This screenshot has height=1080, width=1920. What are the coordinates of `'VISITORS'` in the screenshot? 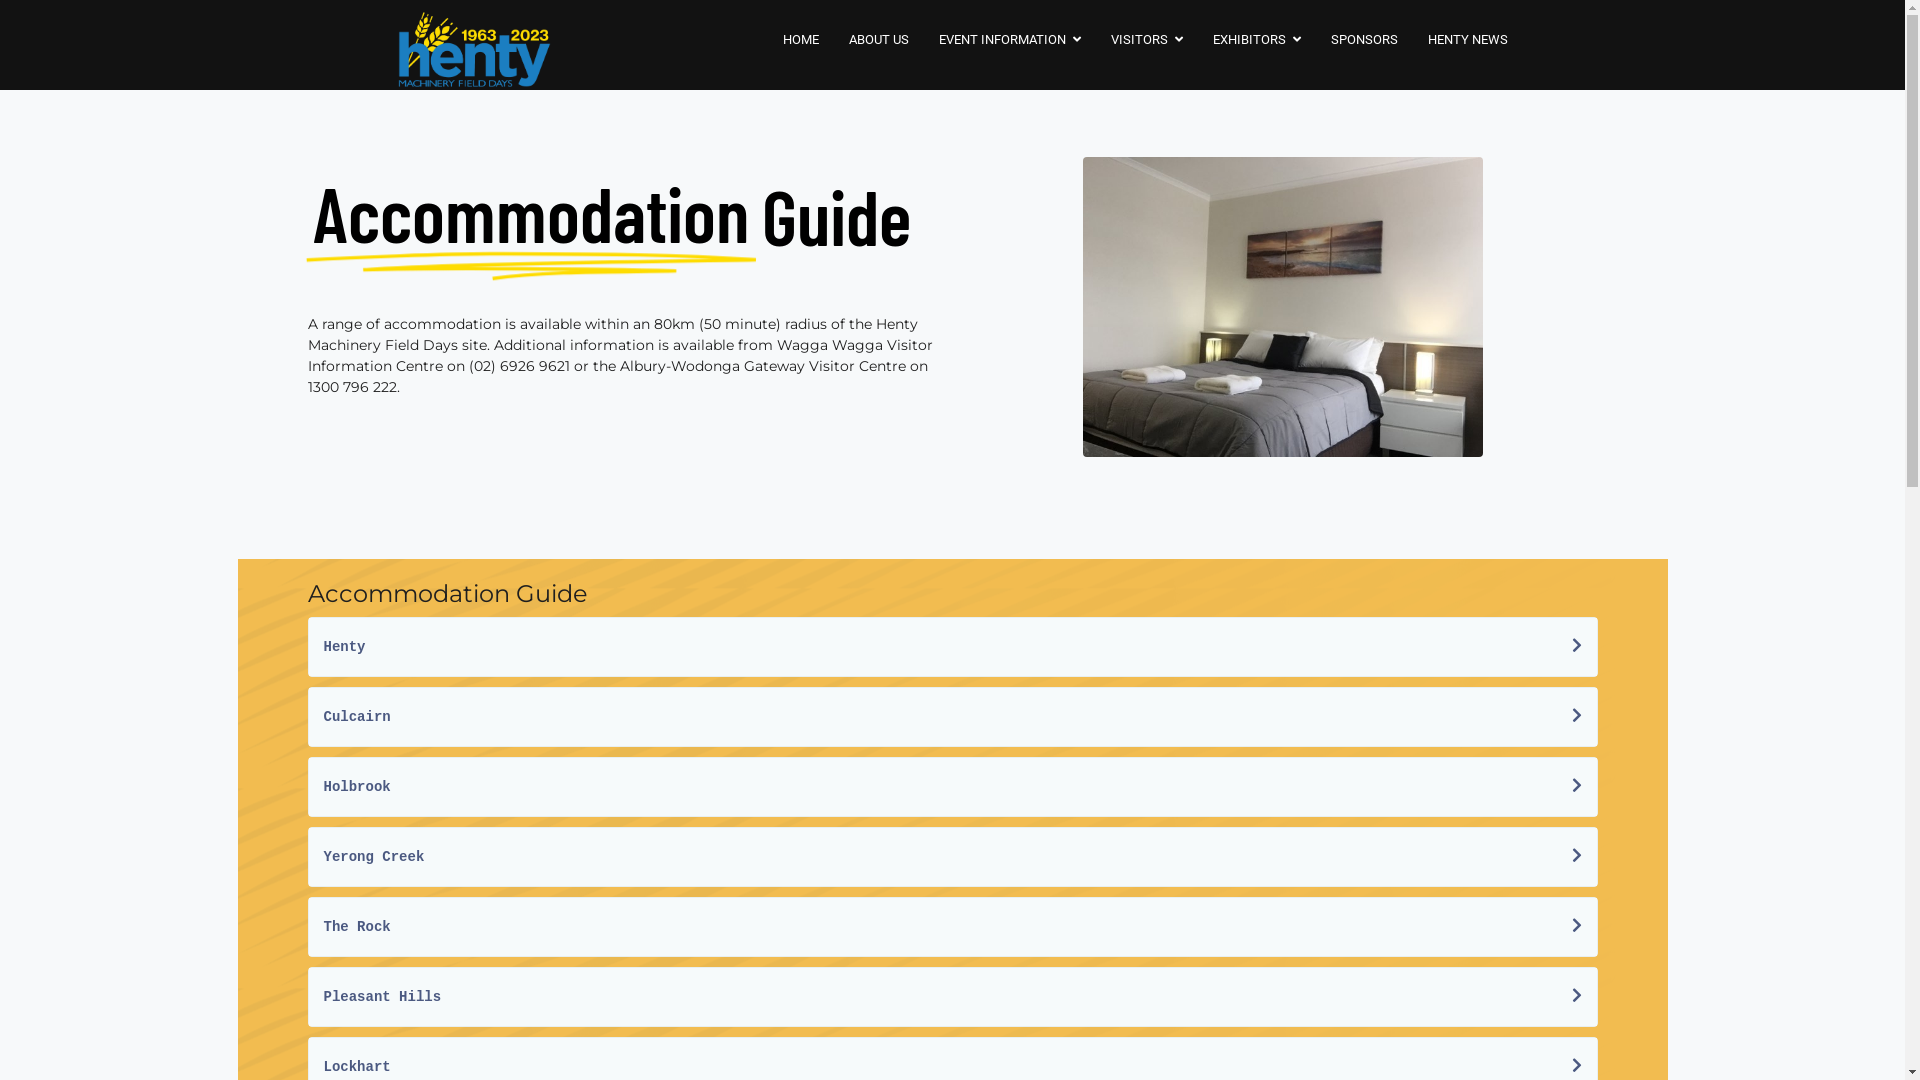 It's located at (1147, 39).